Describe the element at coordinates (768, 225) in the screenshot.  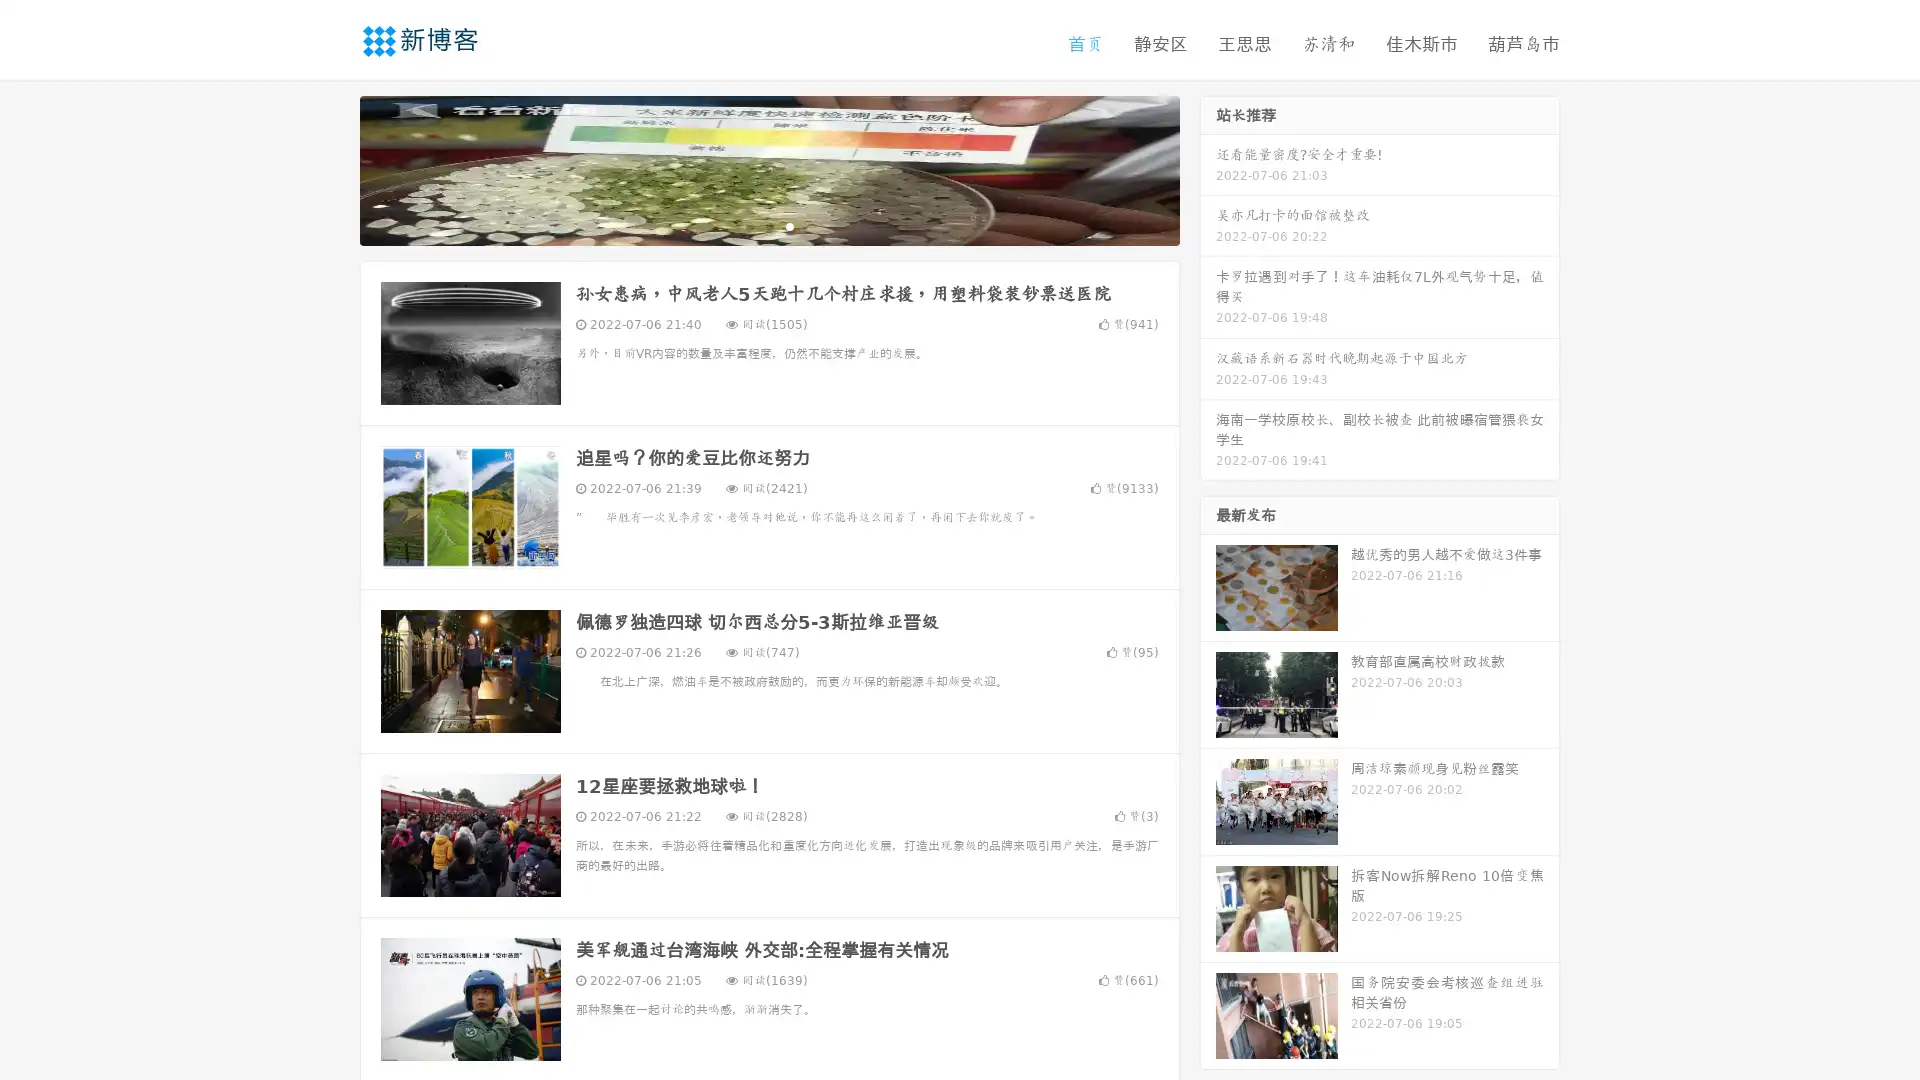
I see `Go to slide 2` at that location.